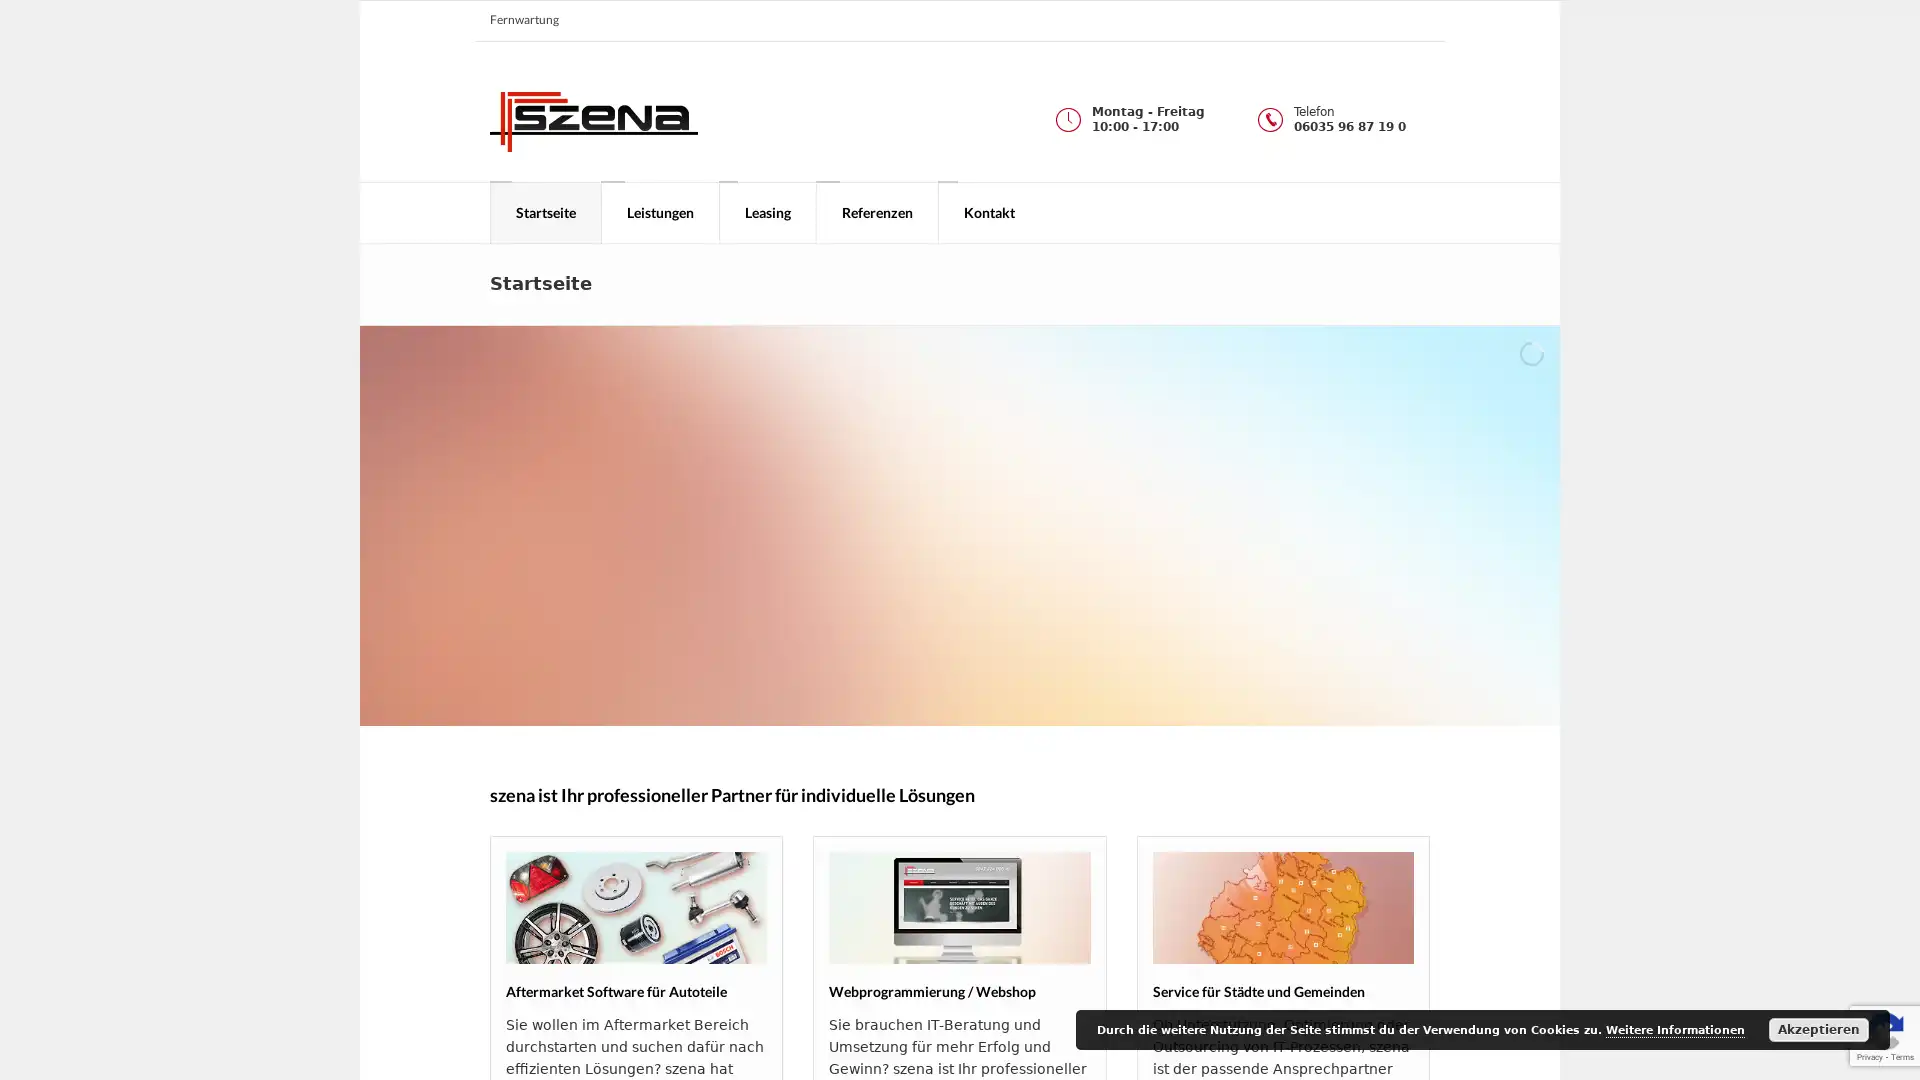  Describe the element at coordinates (1819, 1029) in the screenshot. I see `Akzeptieren` at that location.